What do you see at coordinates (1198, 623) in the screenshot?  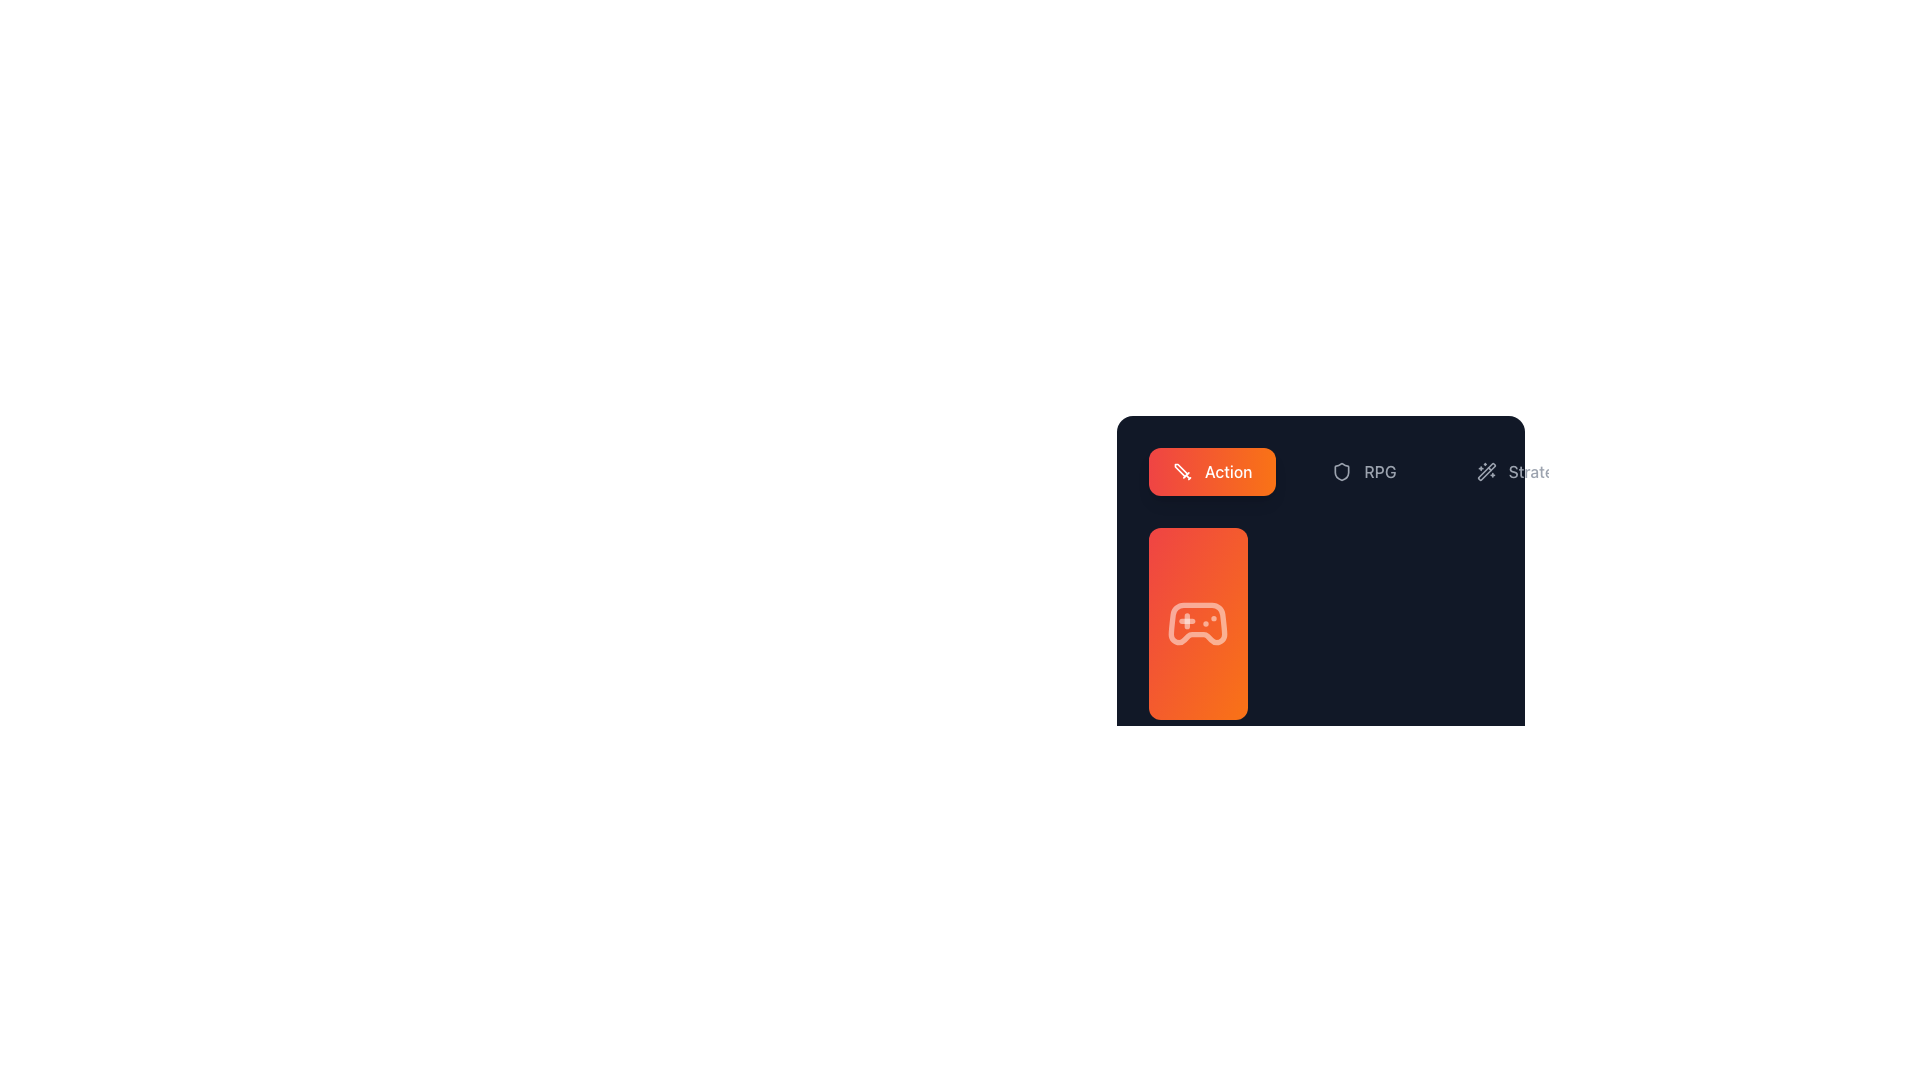 I see `the vibrant gradient button with a game controller icon` at bounding box center [1198, 623].